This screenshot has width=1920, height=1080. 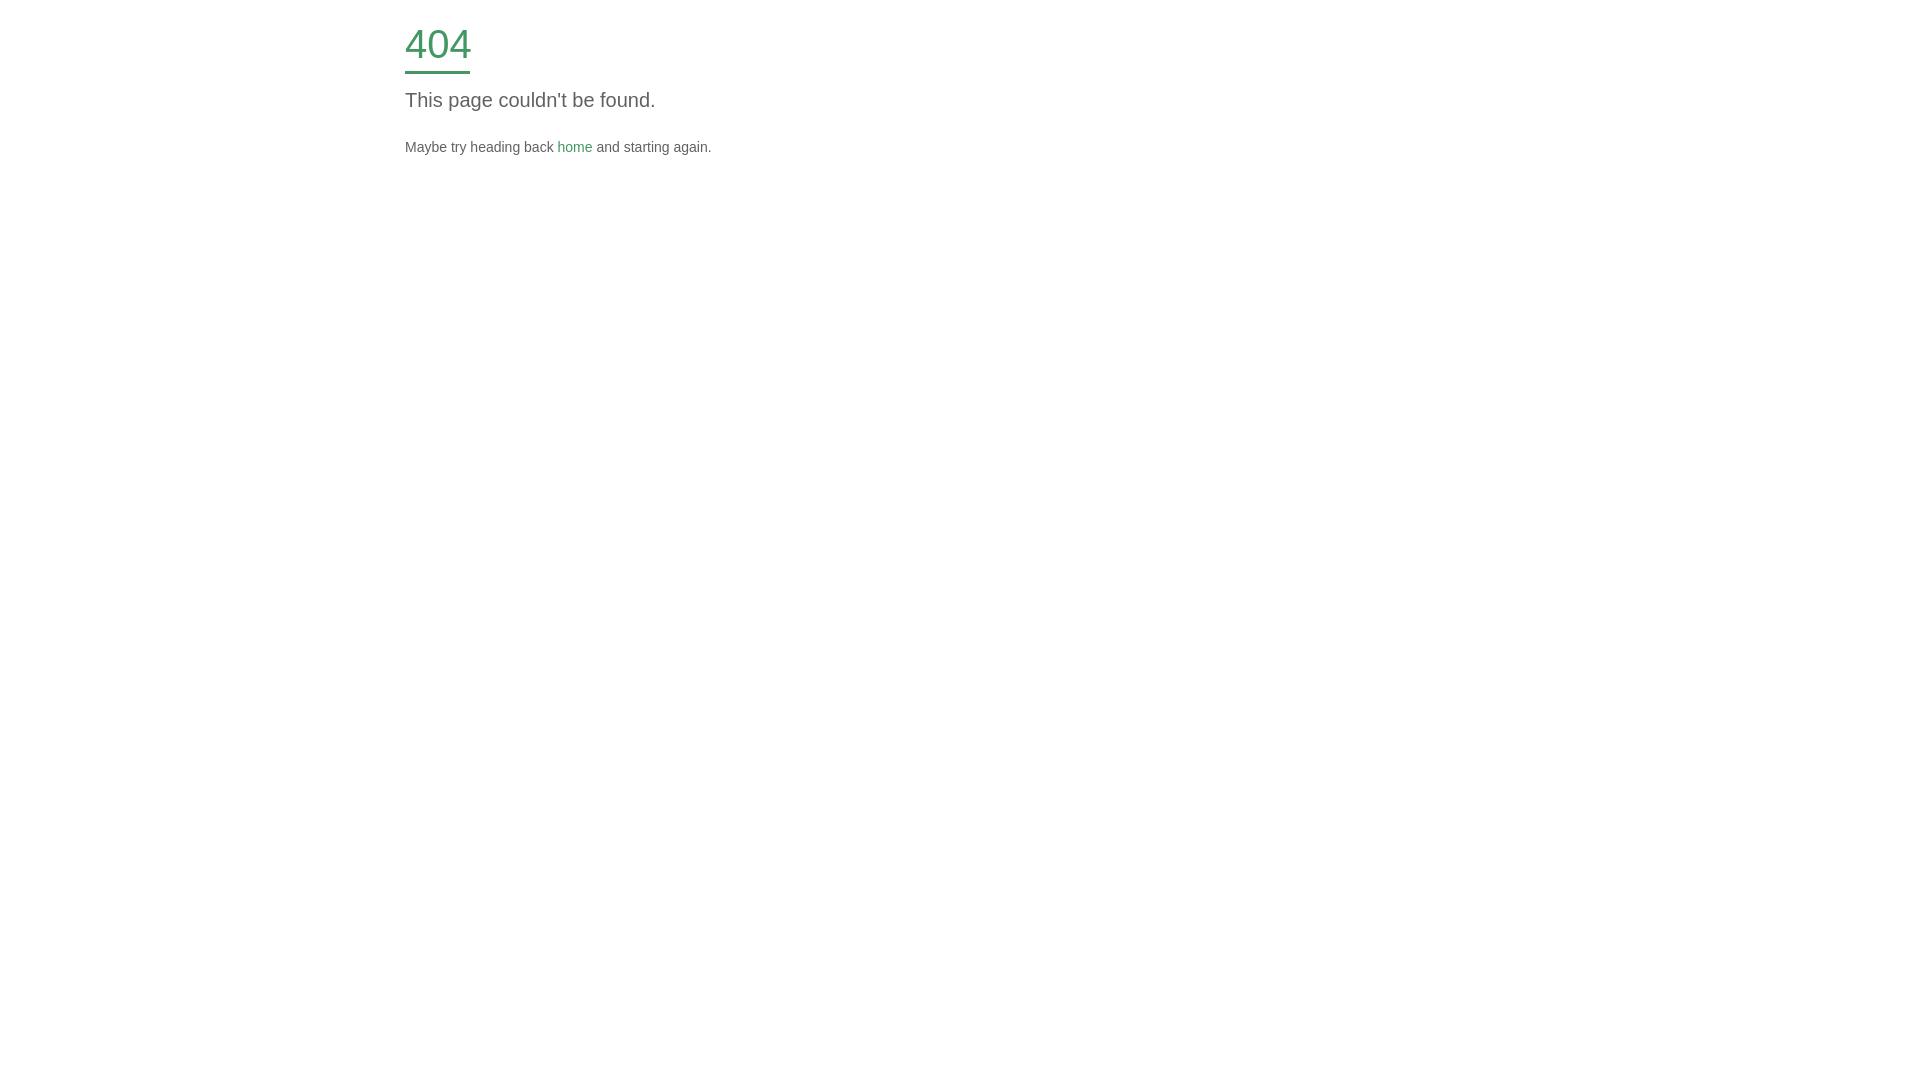 What do you see at coordinates (574, 145) in the screenshot?
I see `'home'` at bounding box center [574, 145].